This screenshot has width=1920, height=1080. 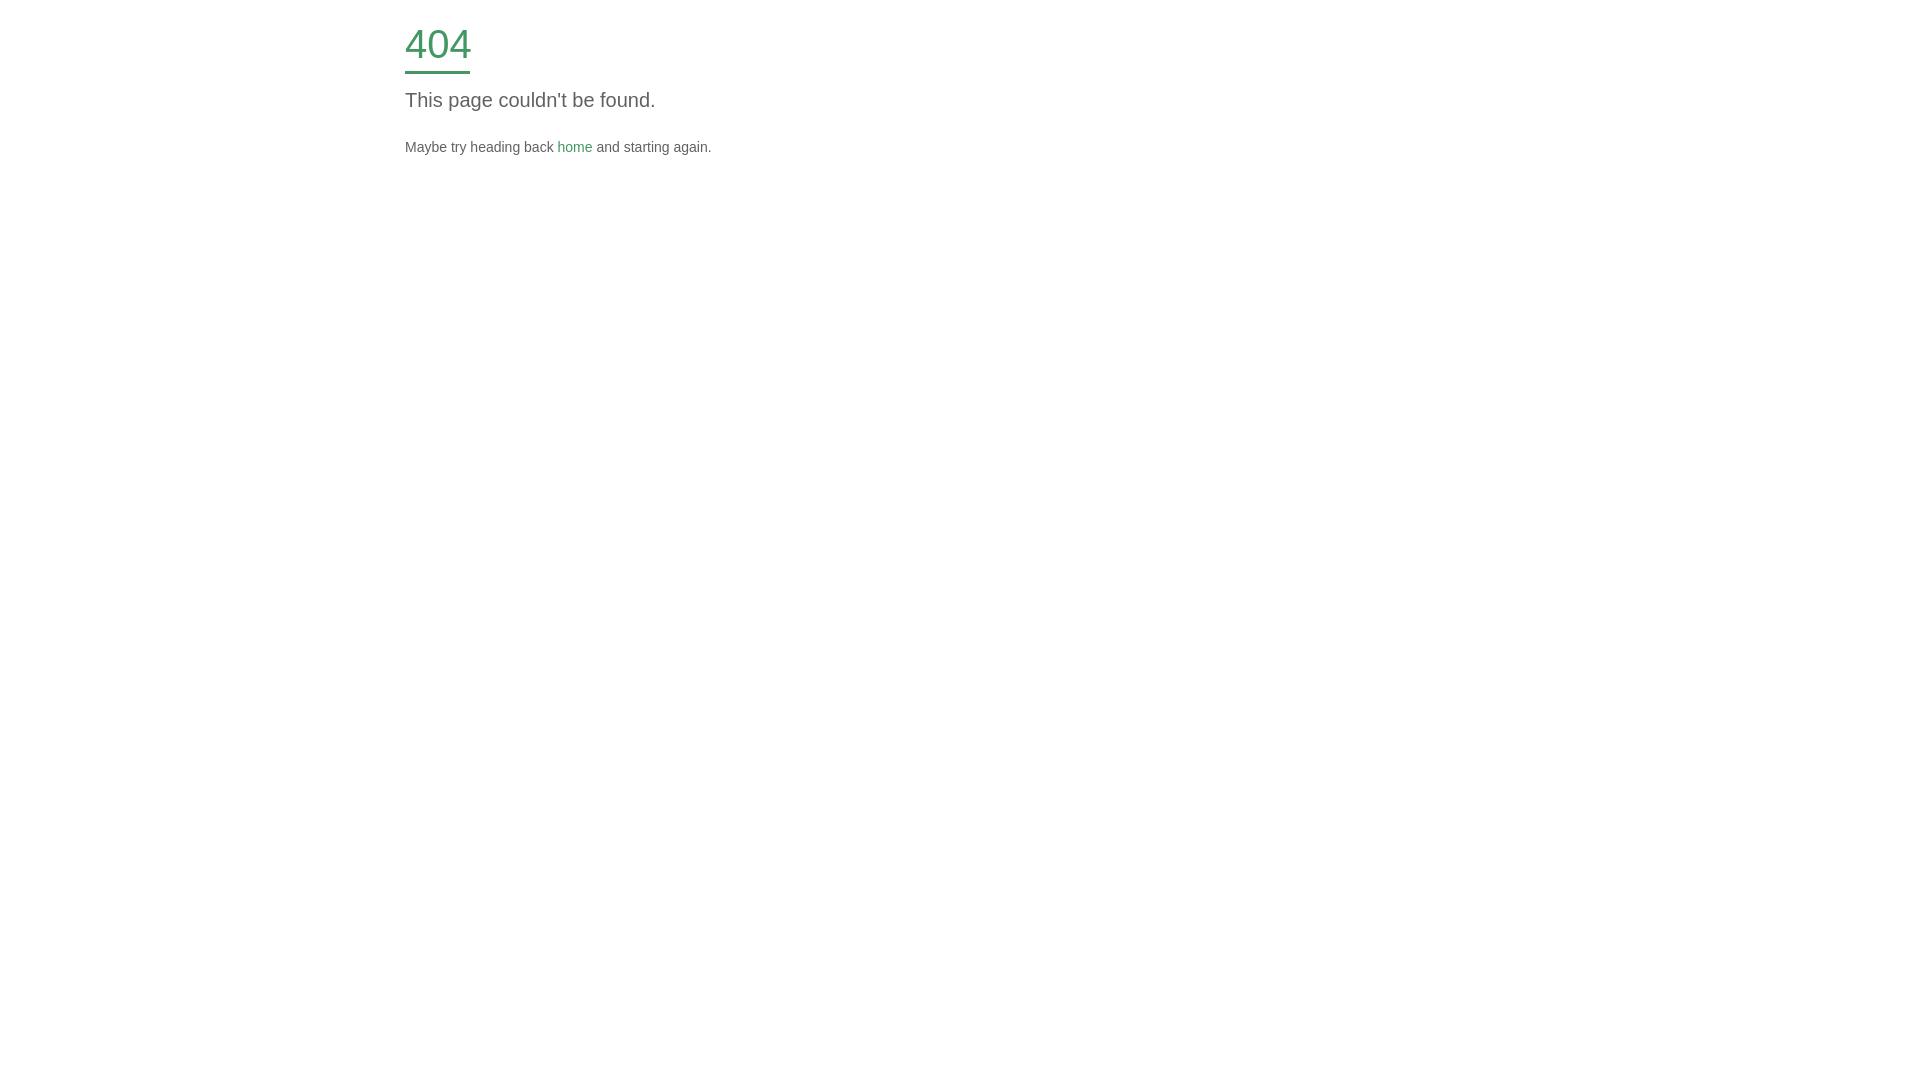 What do you see at coordinates (574, 145) in the screenshot?
I see `'home'` at bounding box center [574, 145].